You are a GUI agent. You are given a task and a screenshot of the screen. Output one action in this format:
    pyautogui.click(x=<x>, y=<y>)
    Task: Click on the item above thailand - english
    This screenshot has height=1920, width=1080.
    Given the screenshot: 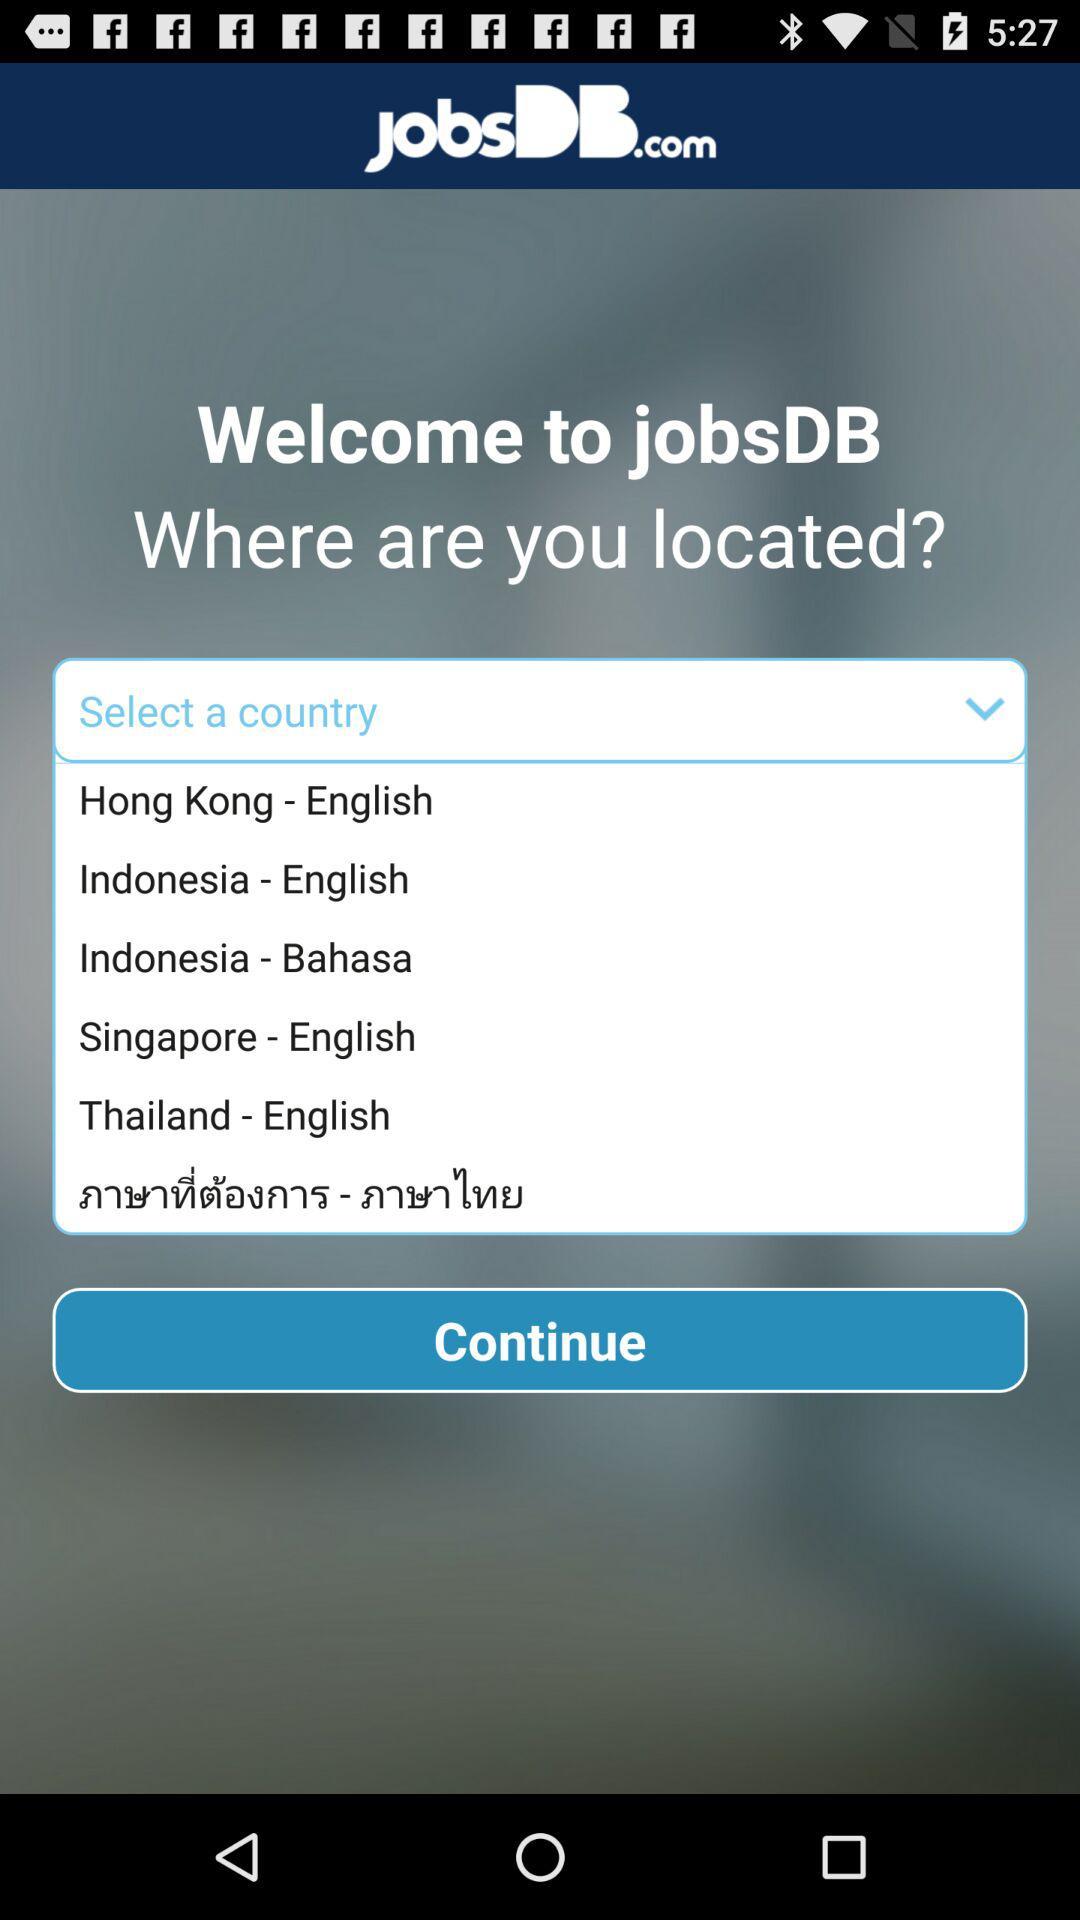 What is the action you would take?
    pyautogui.click(x=545, y=1035)
    